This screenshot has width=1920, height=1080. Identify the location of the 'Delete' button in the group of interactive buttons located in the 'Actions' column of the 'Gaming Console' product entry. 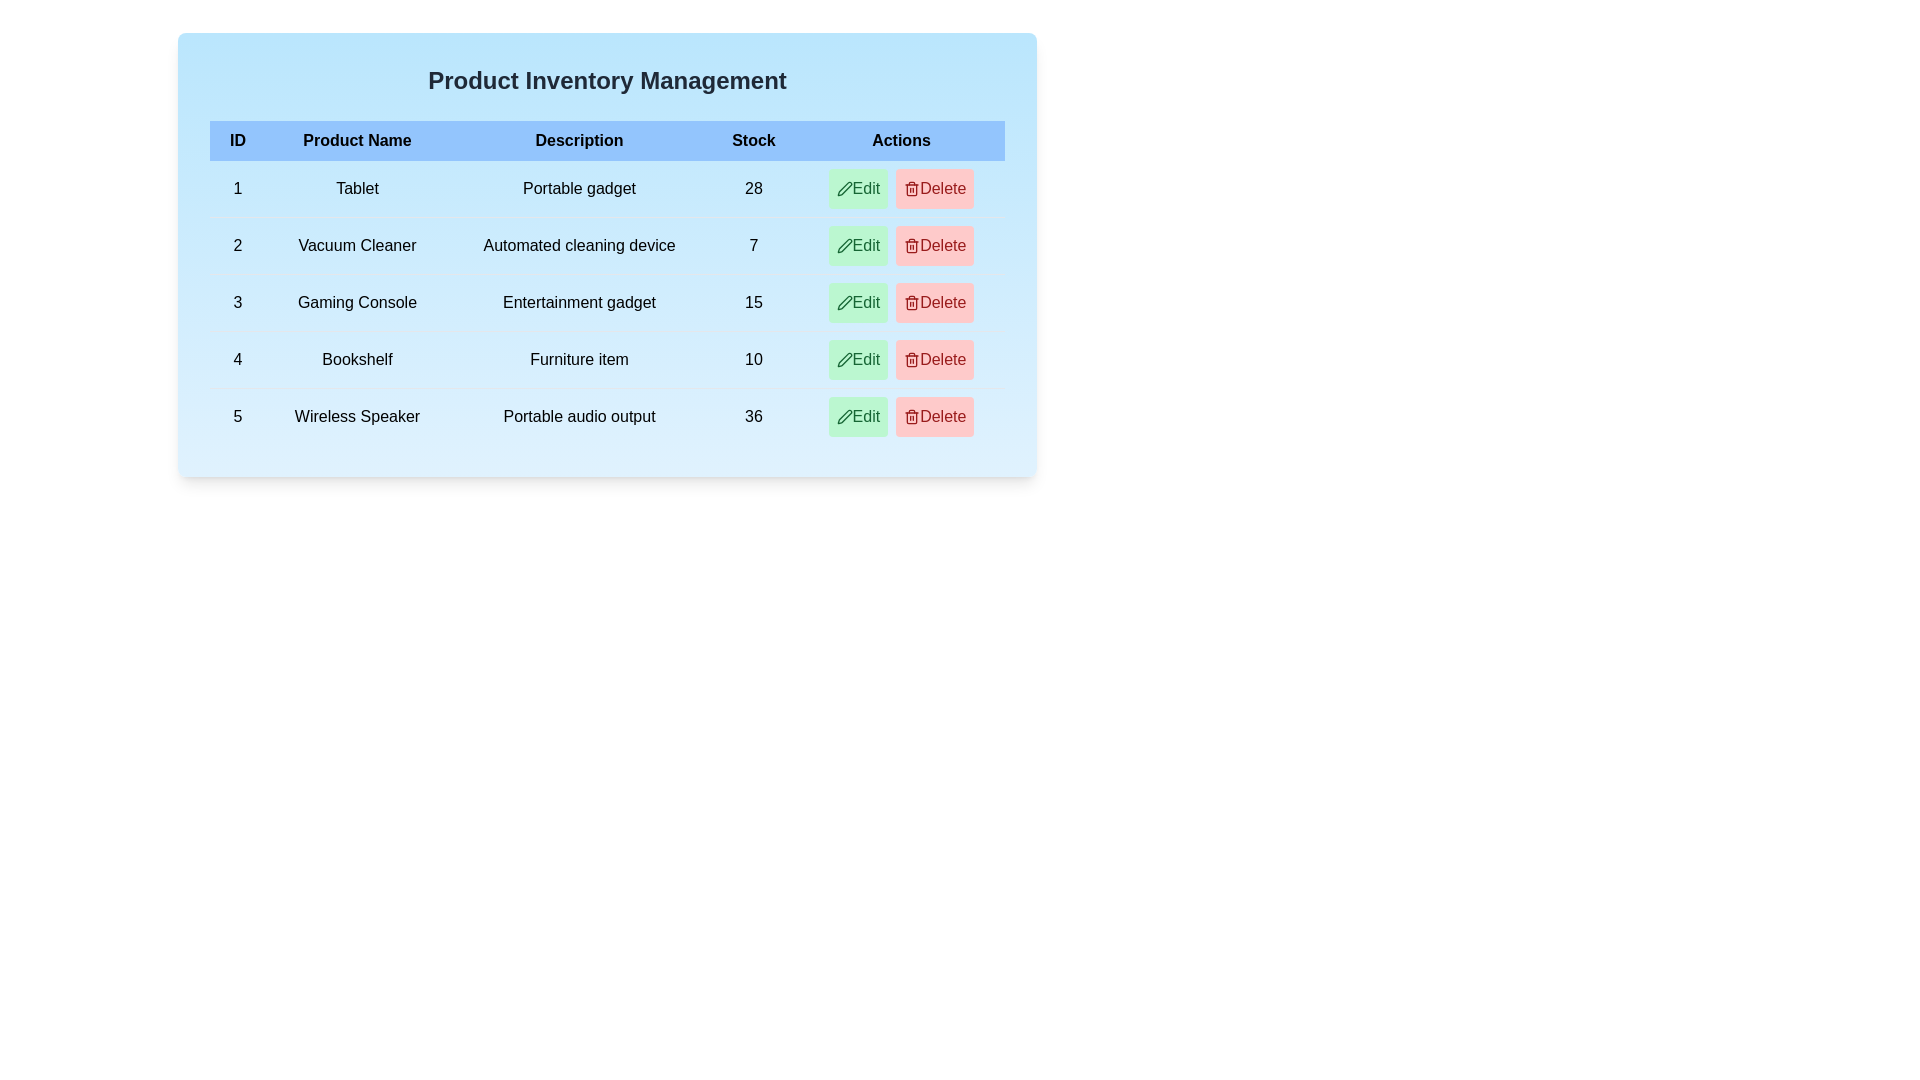
(900, 303).